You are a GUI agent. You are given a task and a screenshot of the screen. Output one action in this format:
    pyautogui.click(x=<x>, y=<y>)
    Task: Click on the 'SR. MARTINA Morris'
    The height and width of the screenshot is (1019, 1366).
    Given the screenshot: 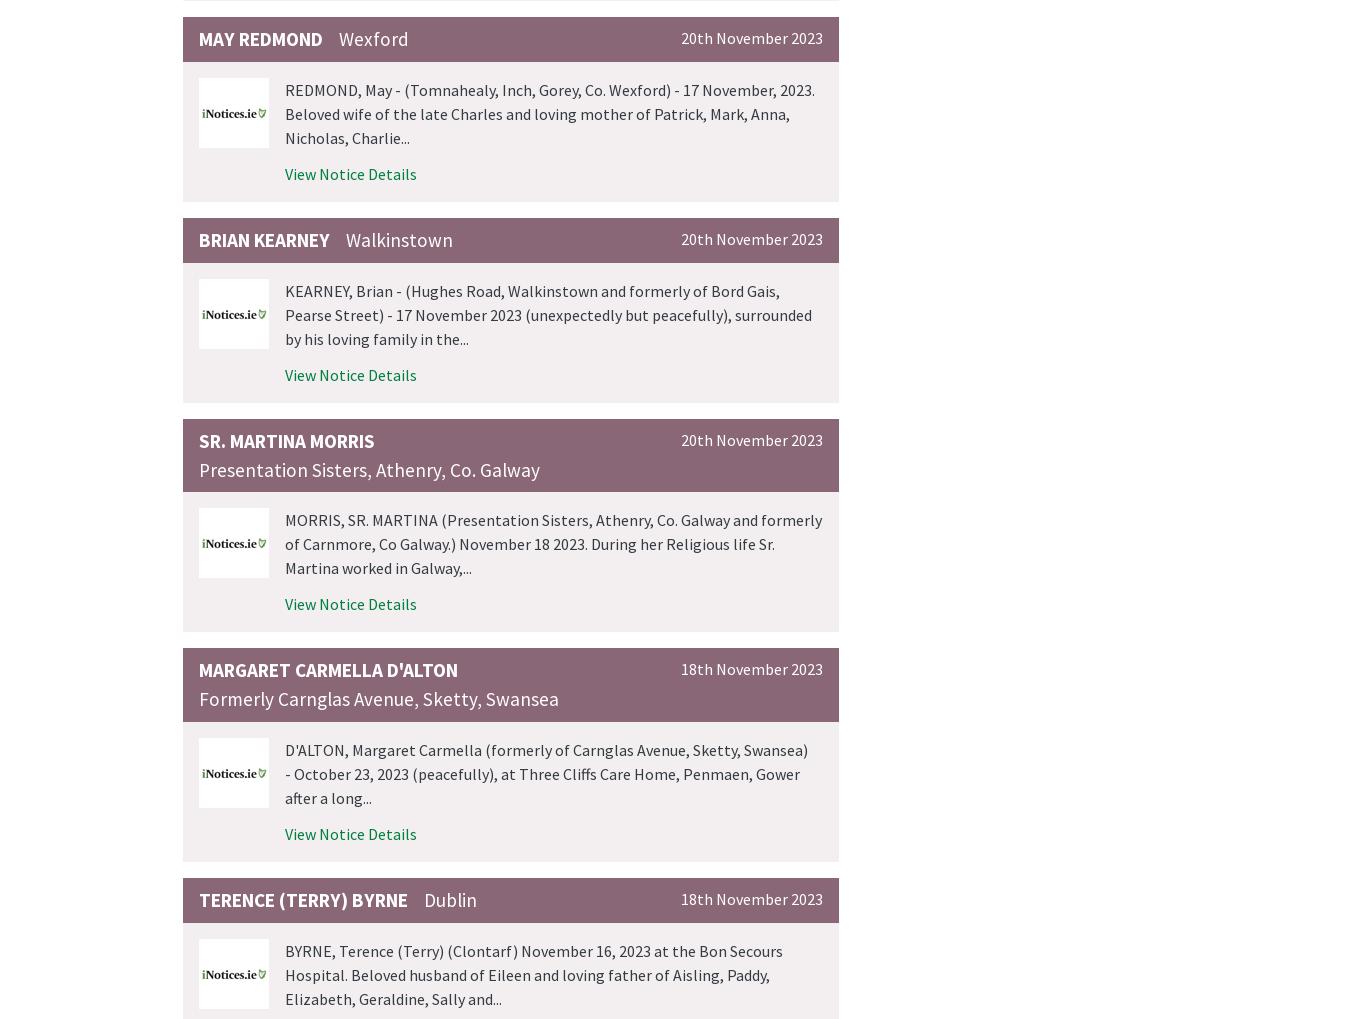 What is the action you would take?
    pyautogui.click(x=198, y=440)
    